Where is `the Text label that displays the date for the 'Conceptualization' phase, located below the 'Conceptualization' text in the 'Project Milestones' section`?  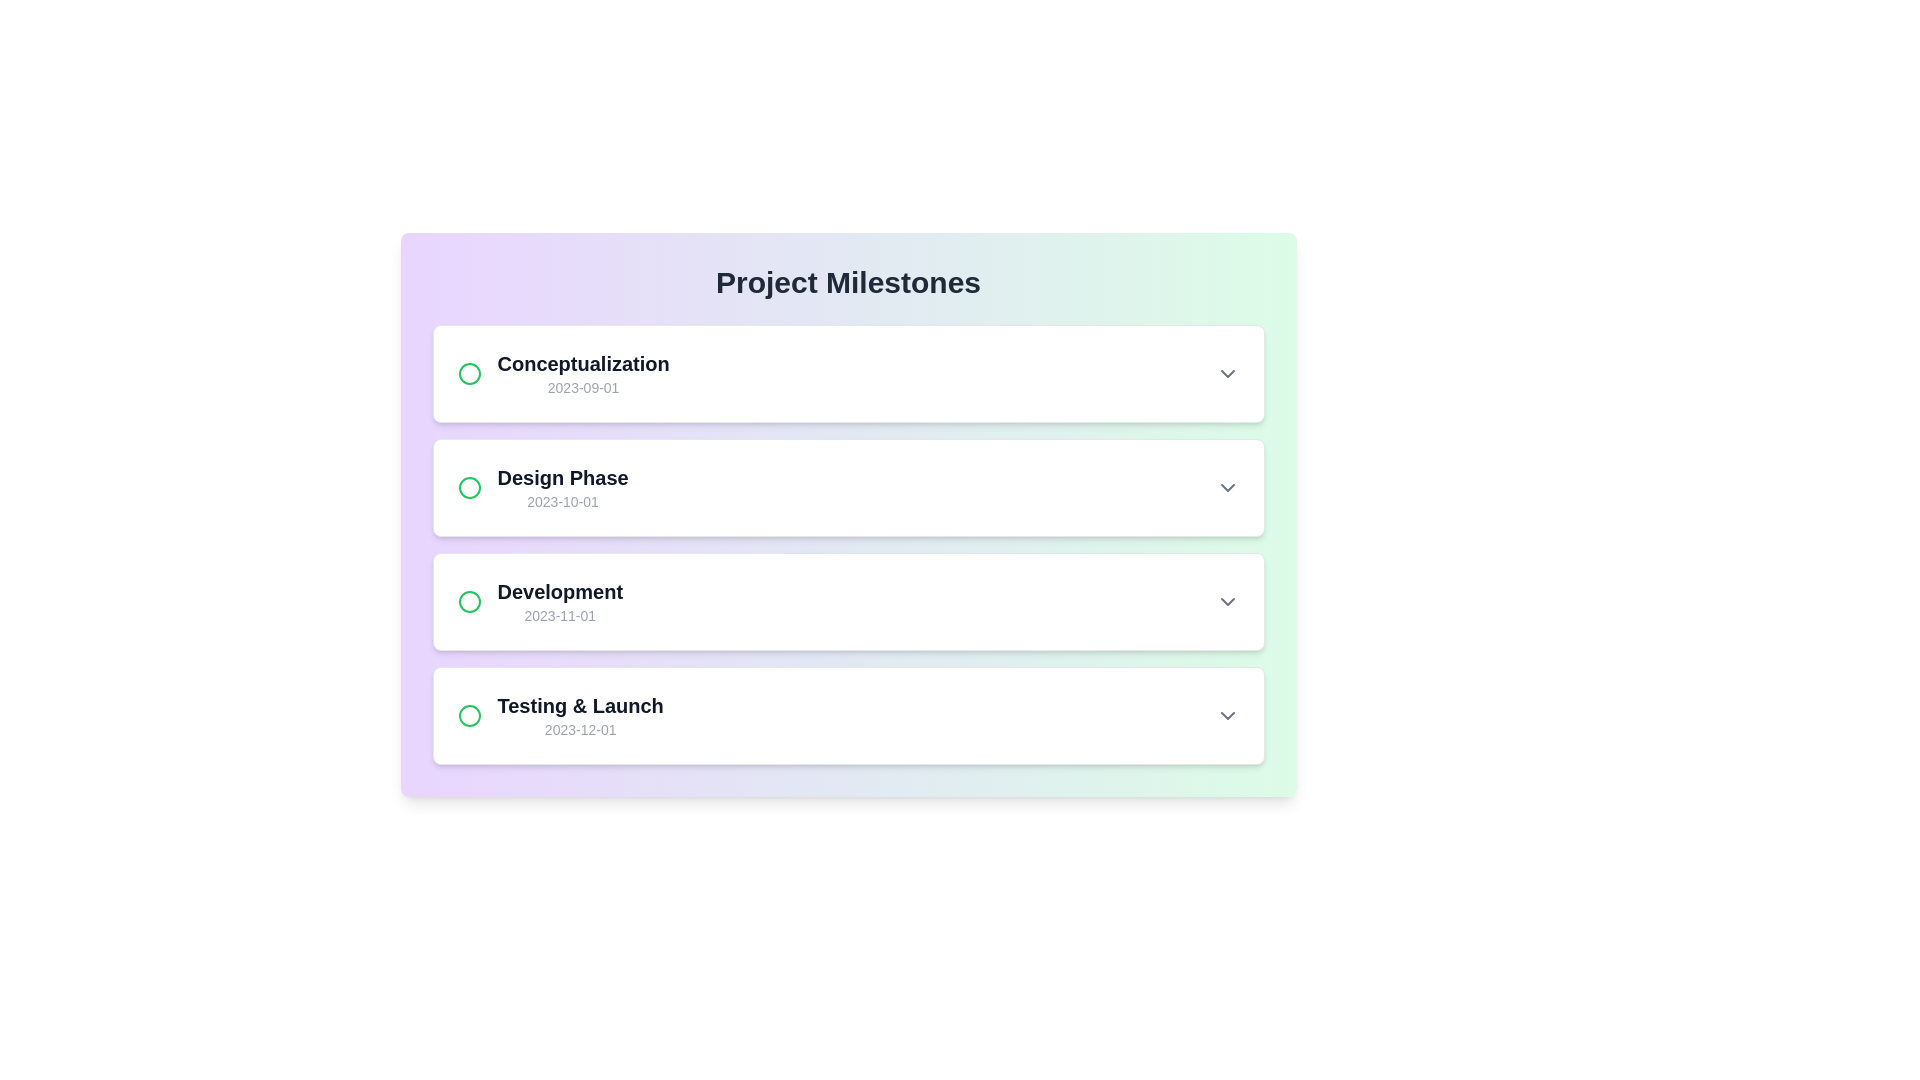
the Text label that displays the date for the 'Conceptualization' phase, located below the 'Conceptualization' text in the 'Project Milestones' section is located at coordinates (582, 388).